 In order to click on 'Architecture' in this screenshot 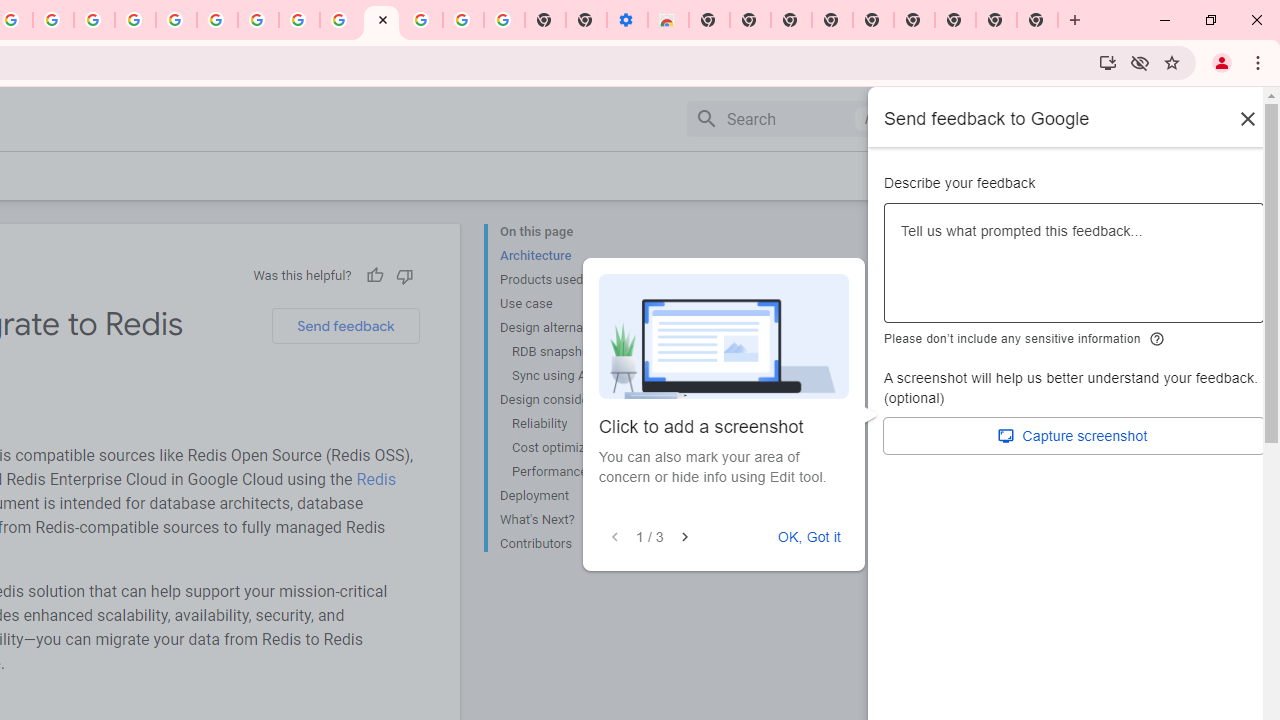, I will do `click(579, 254)`.